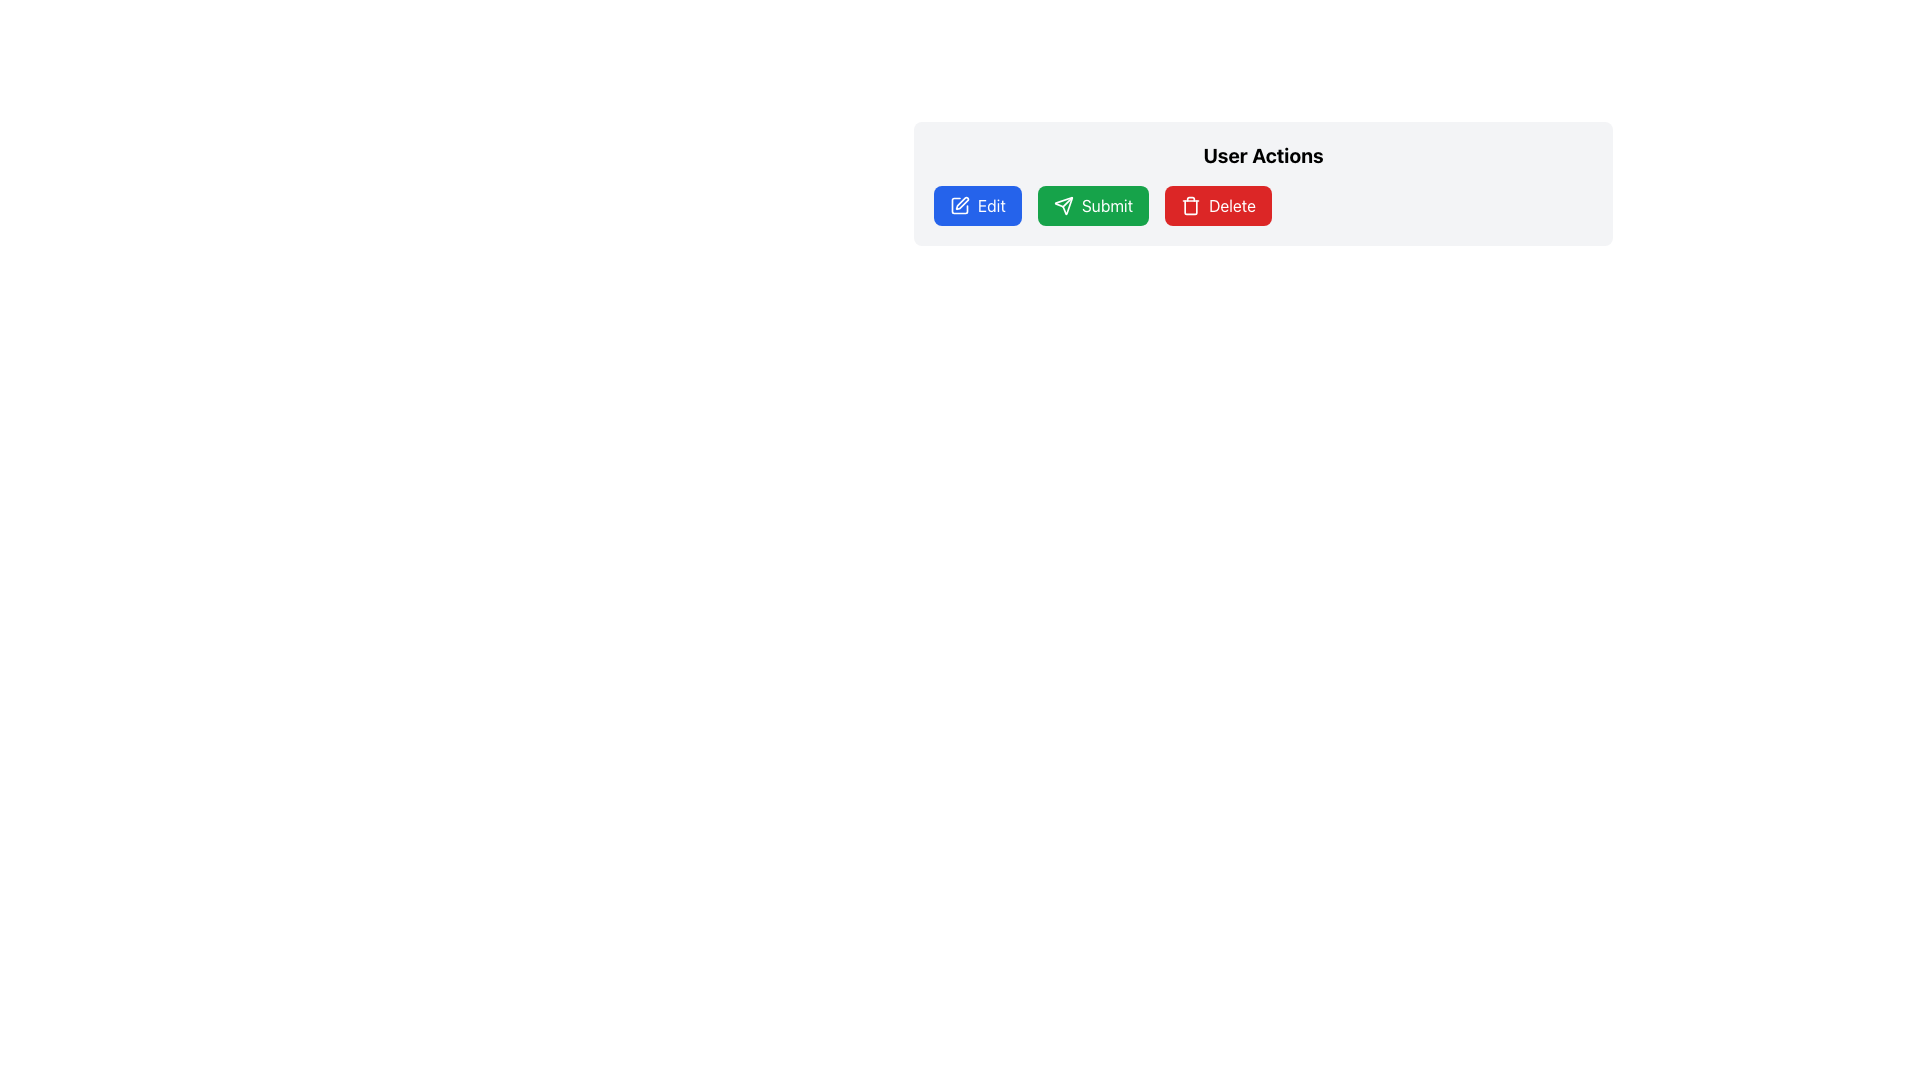 The image size is (1920, 1080). I want to click on the delete icon within the 'Delete' button located in the top-right area of the interface, so click(1190, 205).